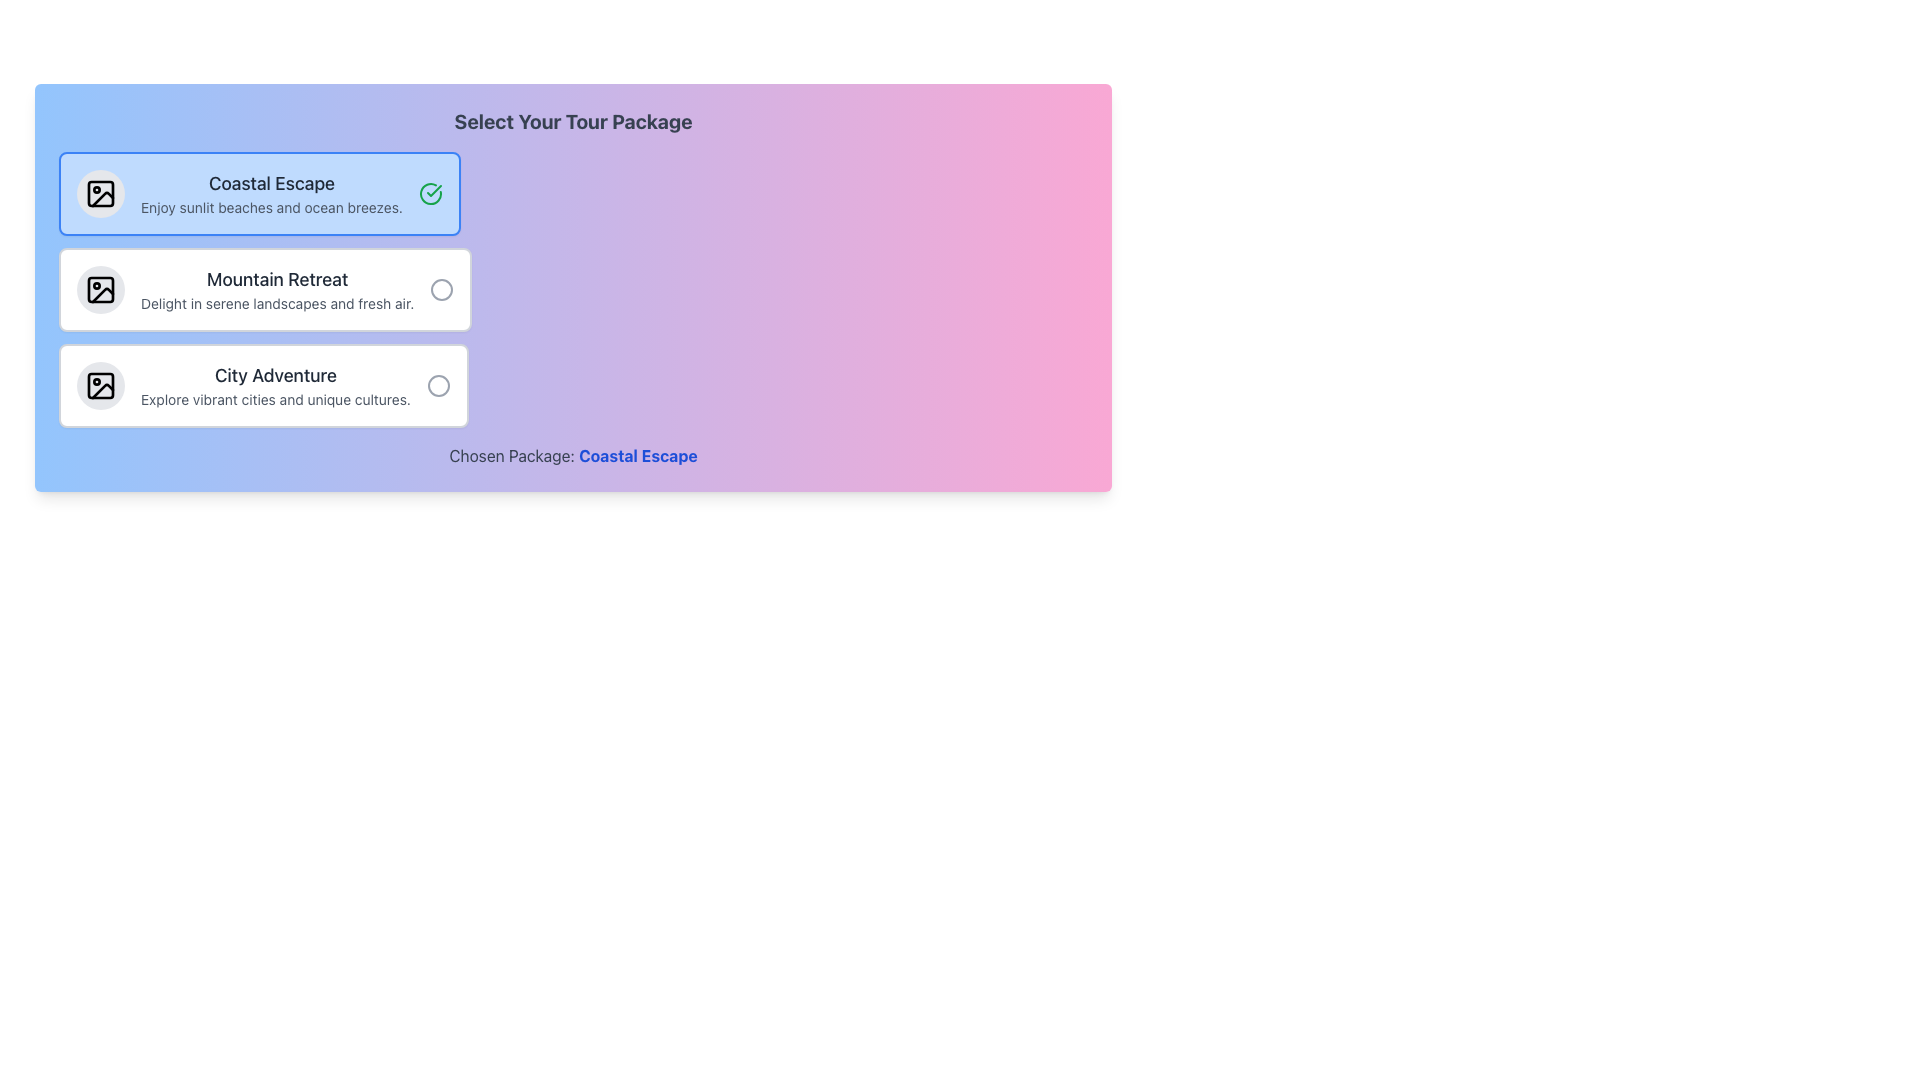 The width and height of the screenshot is (1920, 1080). Describe the element at coordinates (99, 385) in the screenshot. I see `the 'City Adventure' package icon, which is the leftmost icon in the third option card of the tour packages list` at that location.